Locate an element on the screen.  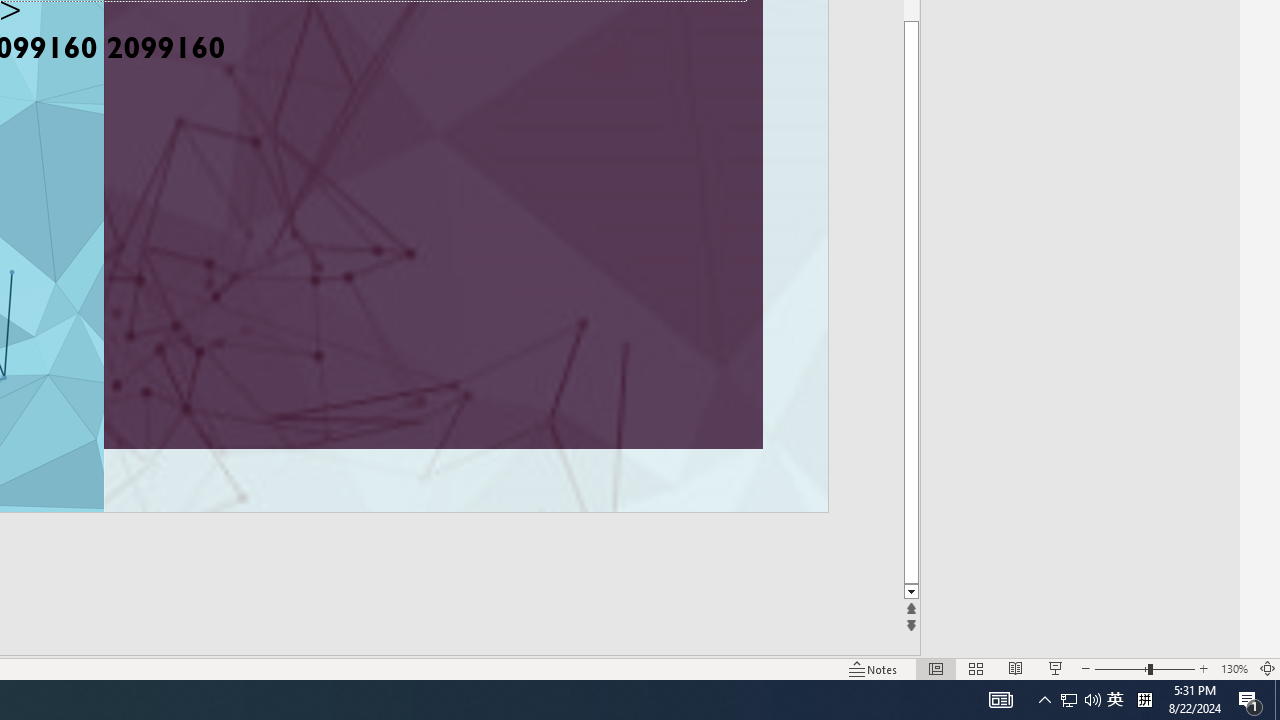
'Line down' is located at coordinates (910, 591).